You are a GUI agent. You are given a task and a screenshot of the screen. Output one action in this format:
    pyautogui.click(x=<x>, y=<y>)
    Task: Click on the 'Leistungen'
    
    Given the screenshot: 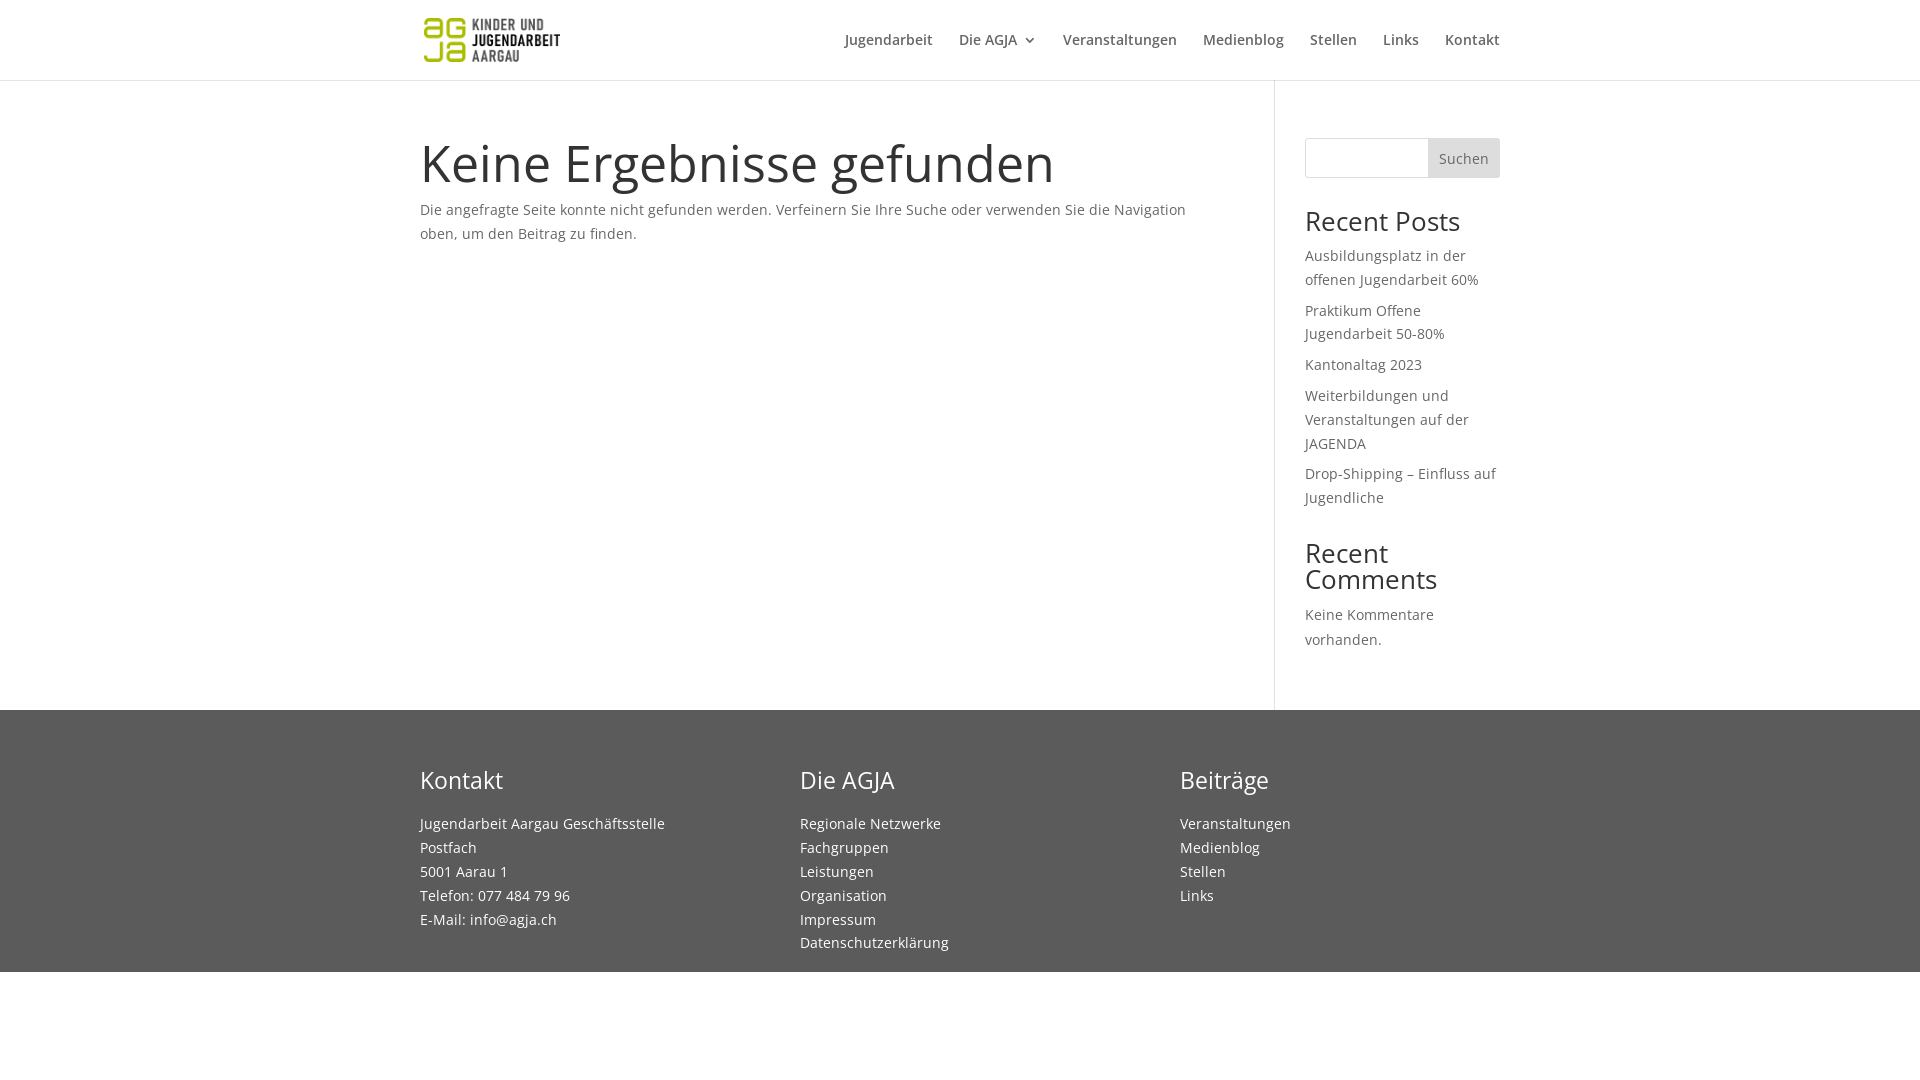 What is the action you would take?
    pyautogui.click(x=800, y=870)
    